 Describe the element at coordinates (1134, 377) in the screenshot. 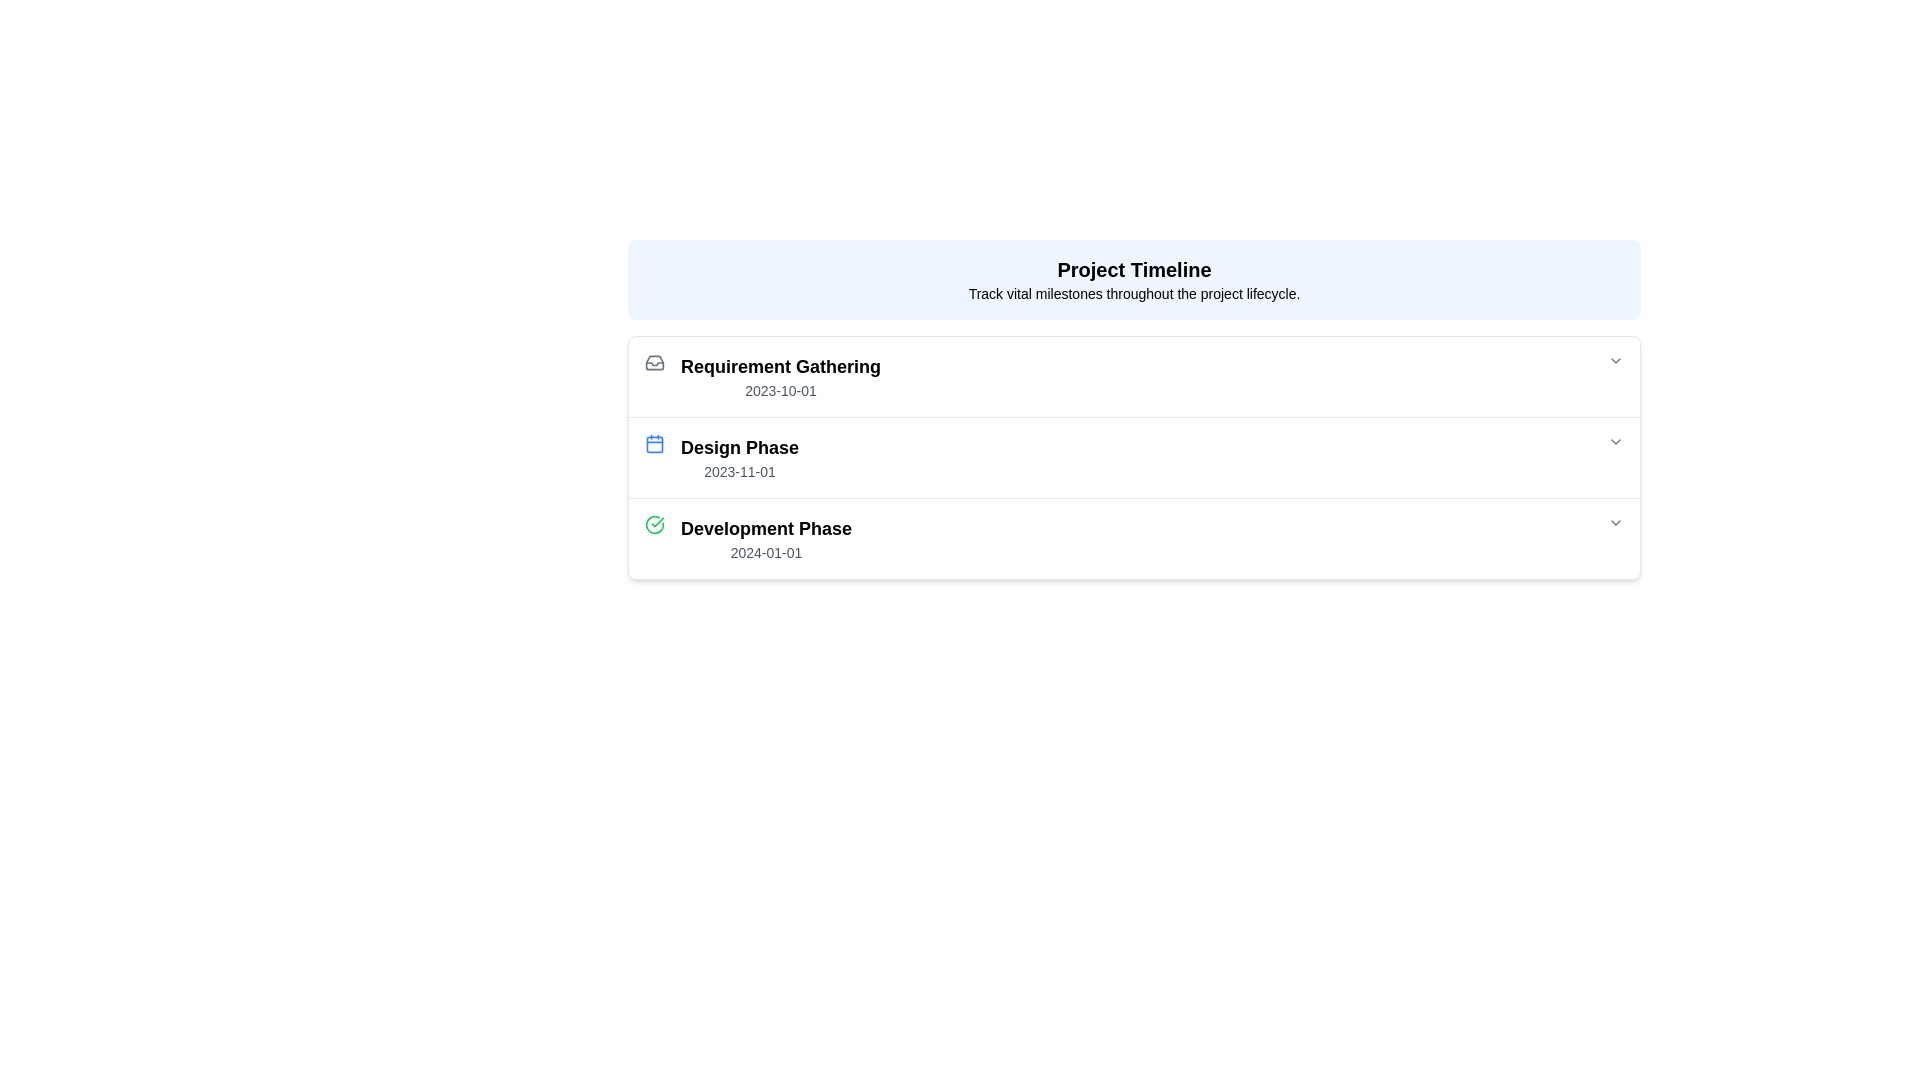

I see `the List Item with the bold title 'Requirement Gathering'` at that location.